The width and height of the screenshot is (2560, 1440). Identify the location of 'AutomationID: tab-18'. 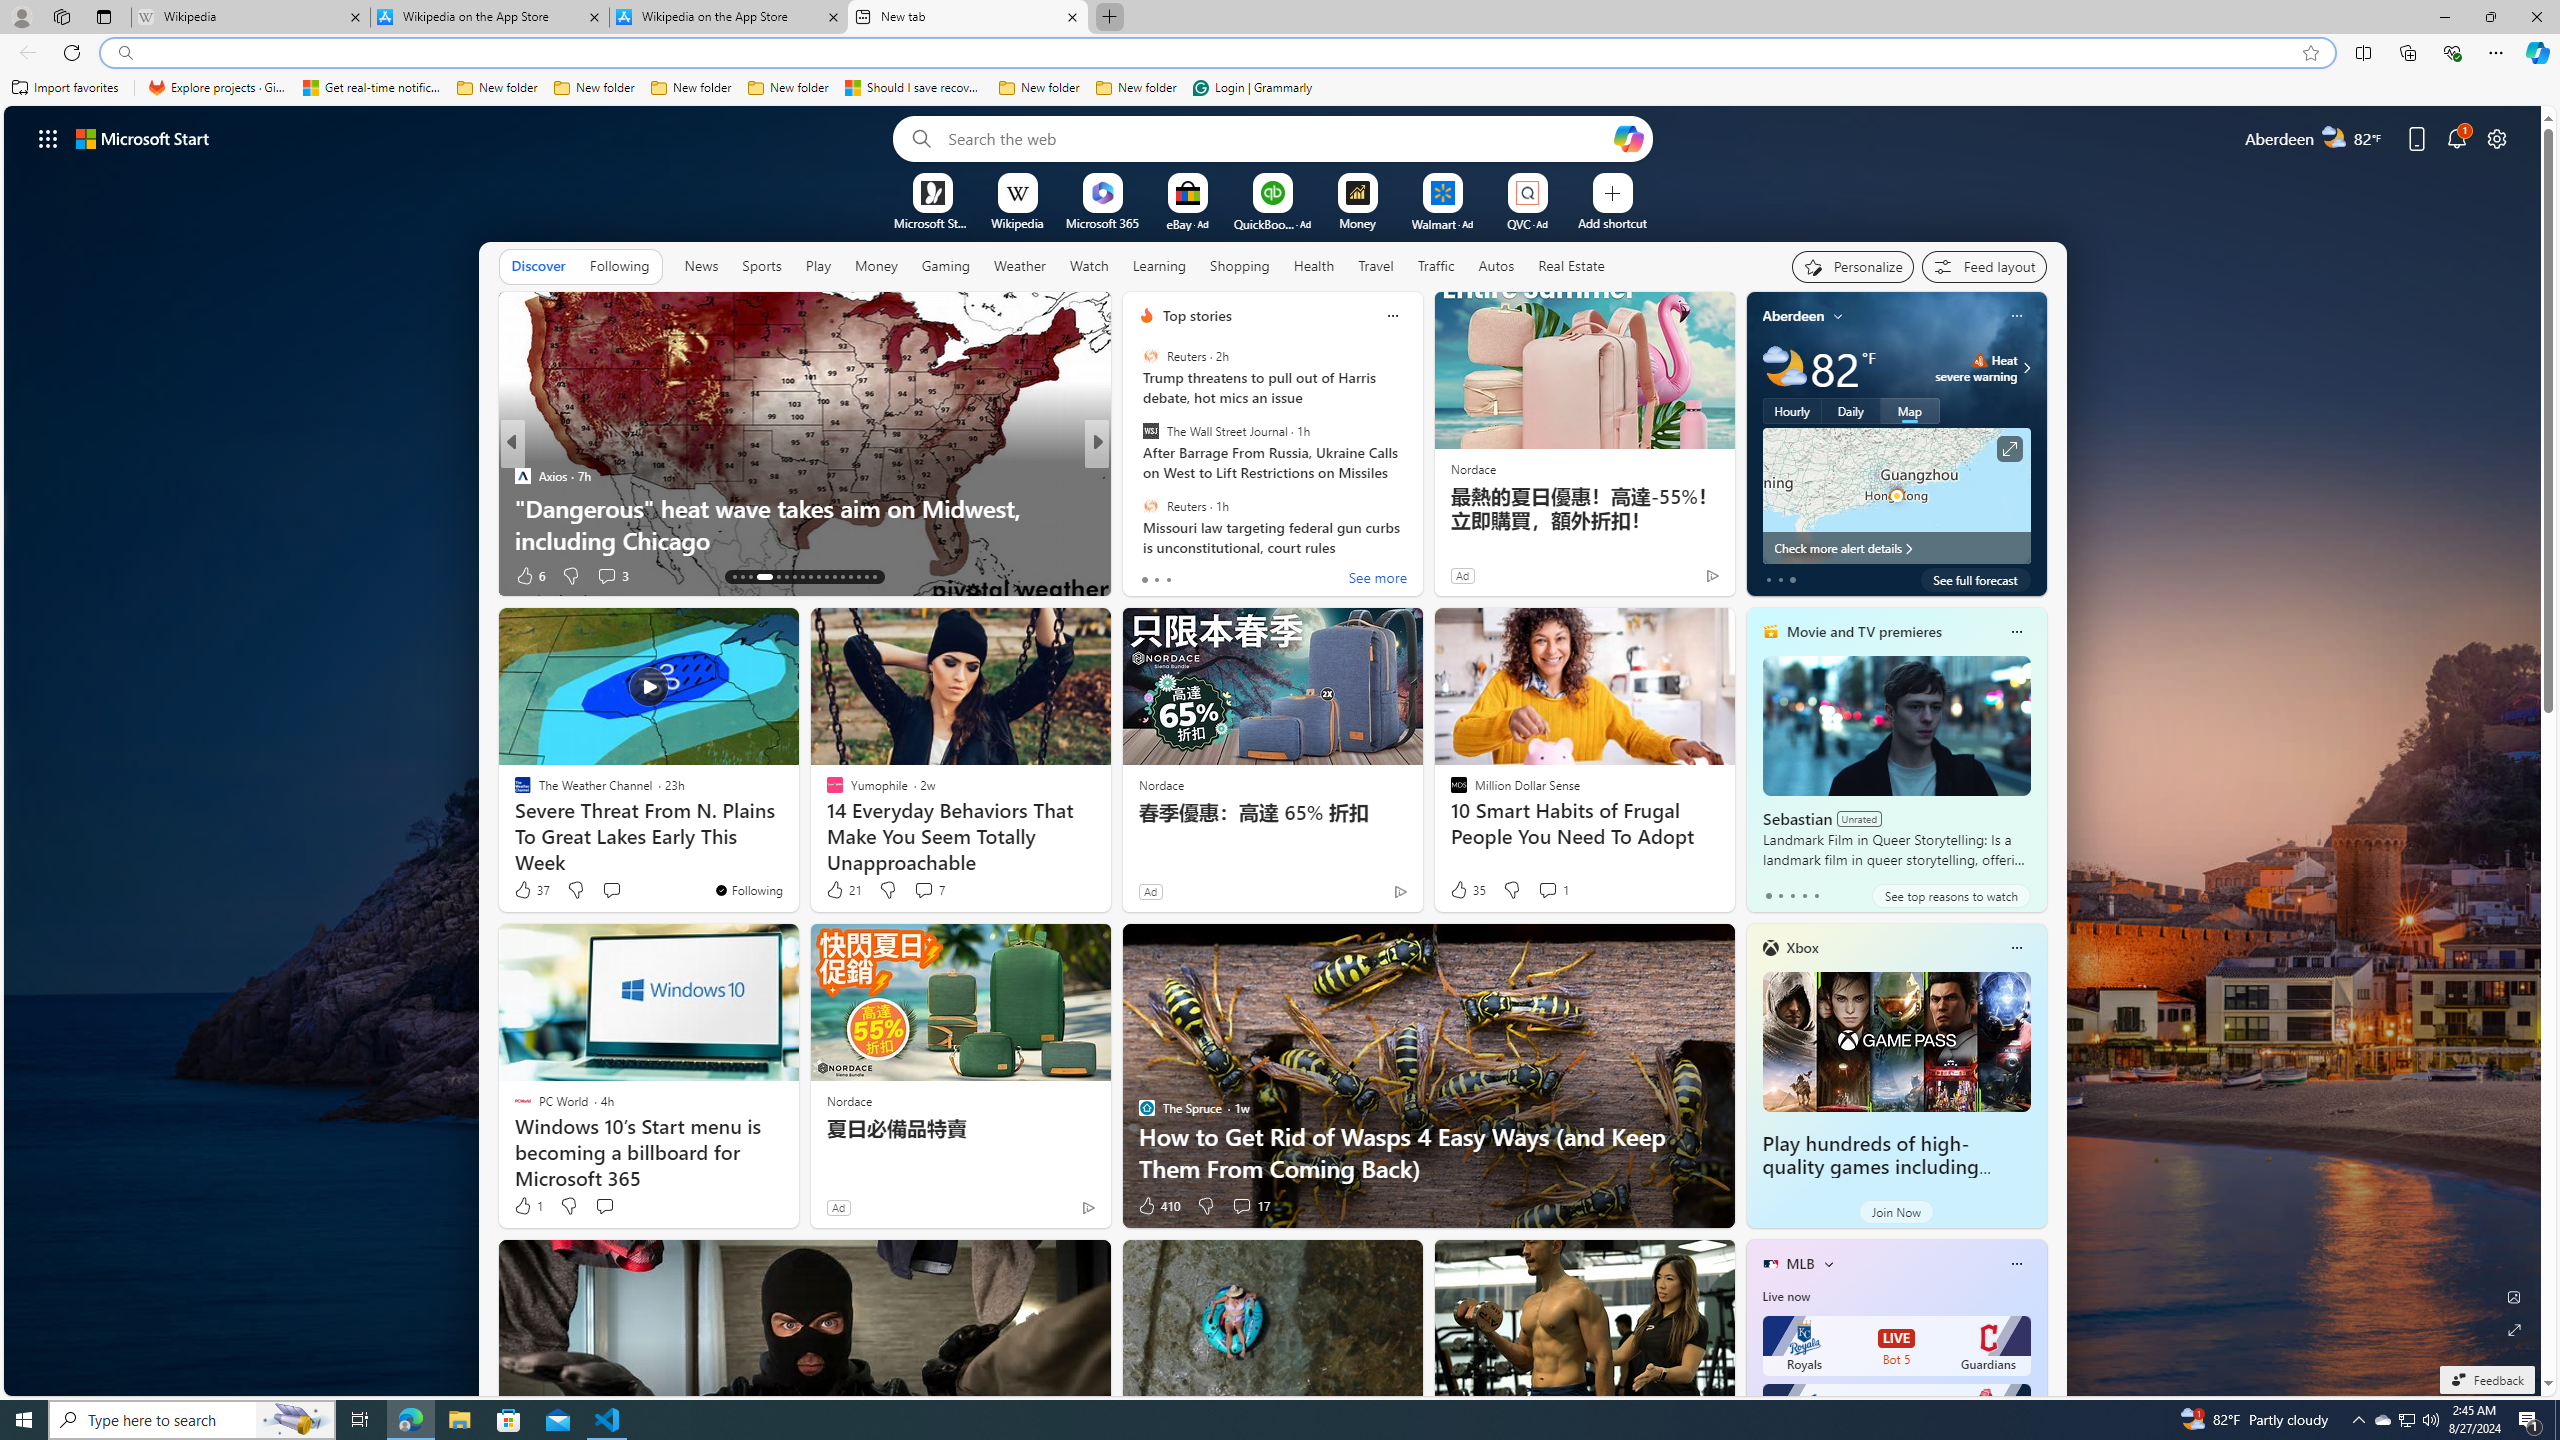
(784, 577).